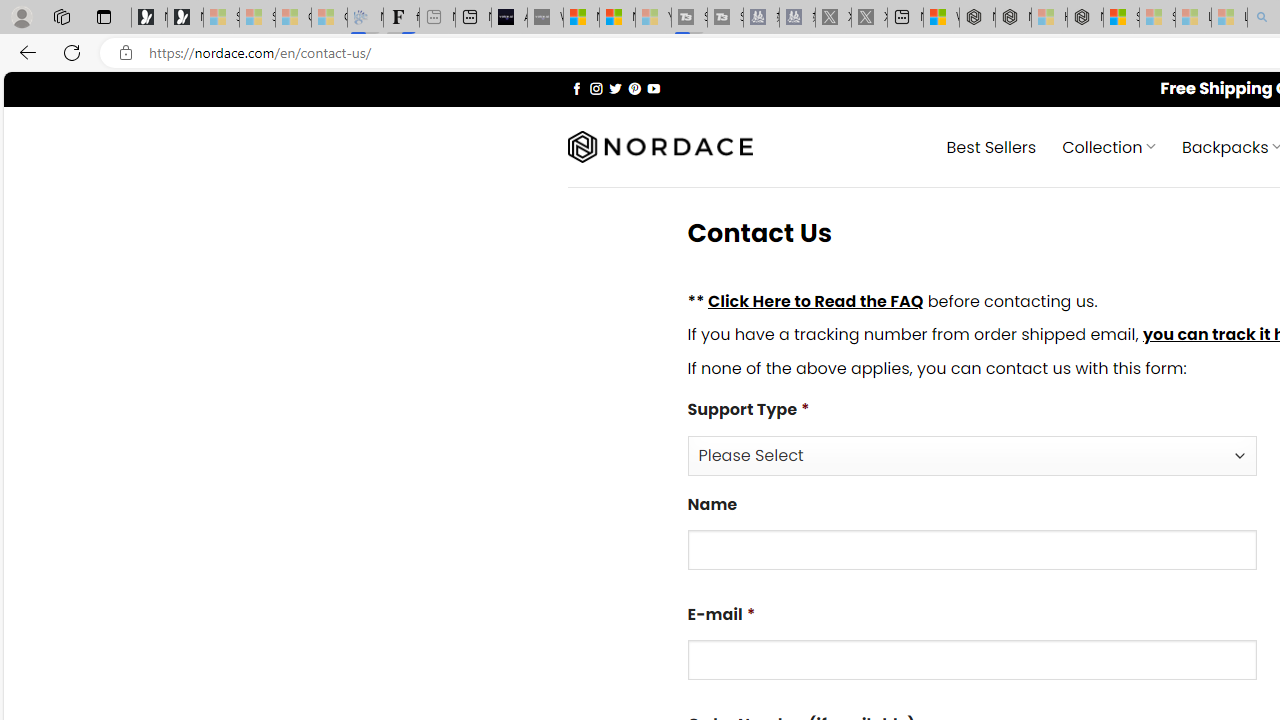 The height and width of the screenshot is (720, 1280). I want to click on 'What', so click(545, 17).